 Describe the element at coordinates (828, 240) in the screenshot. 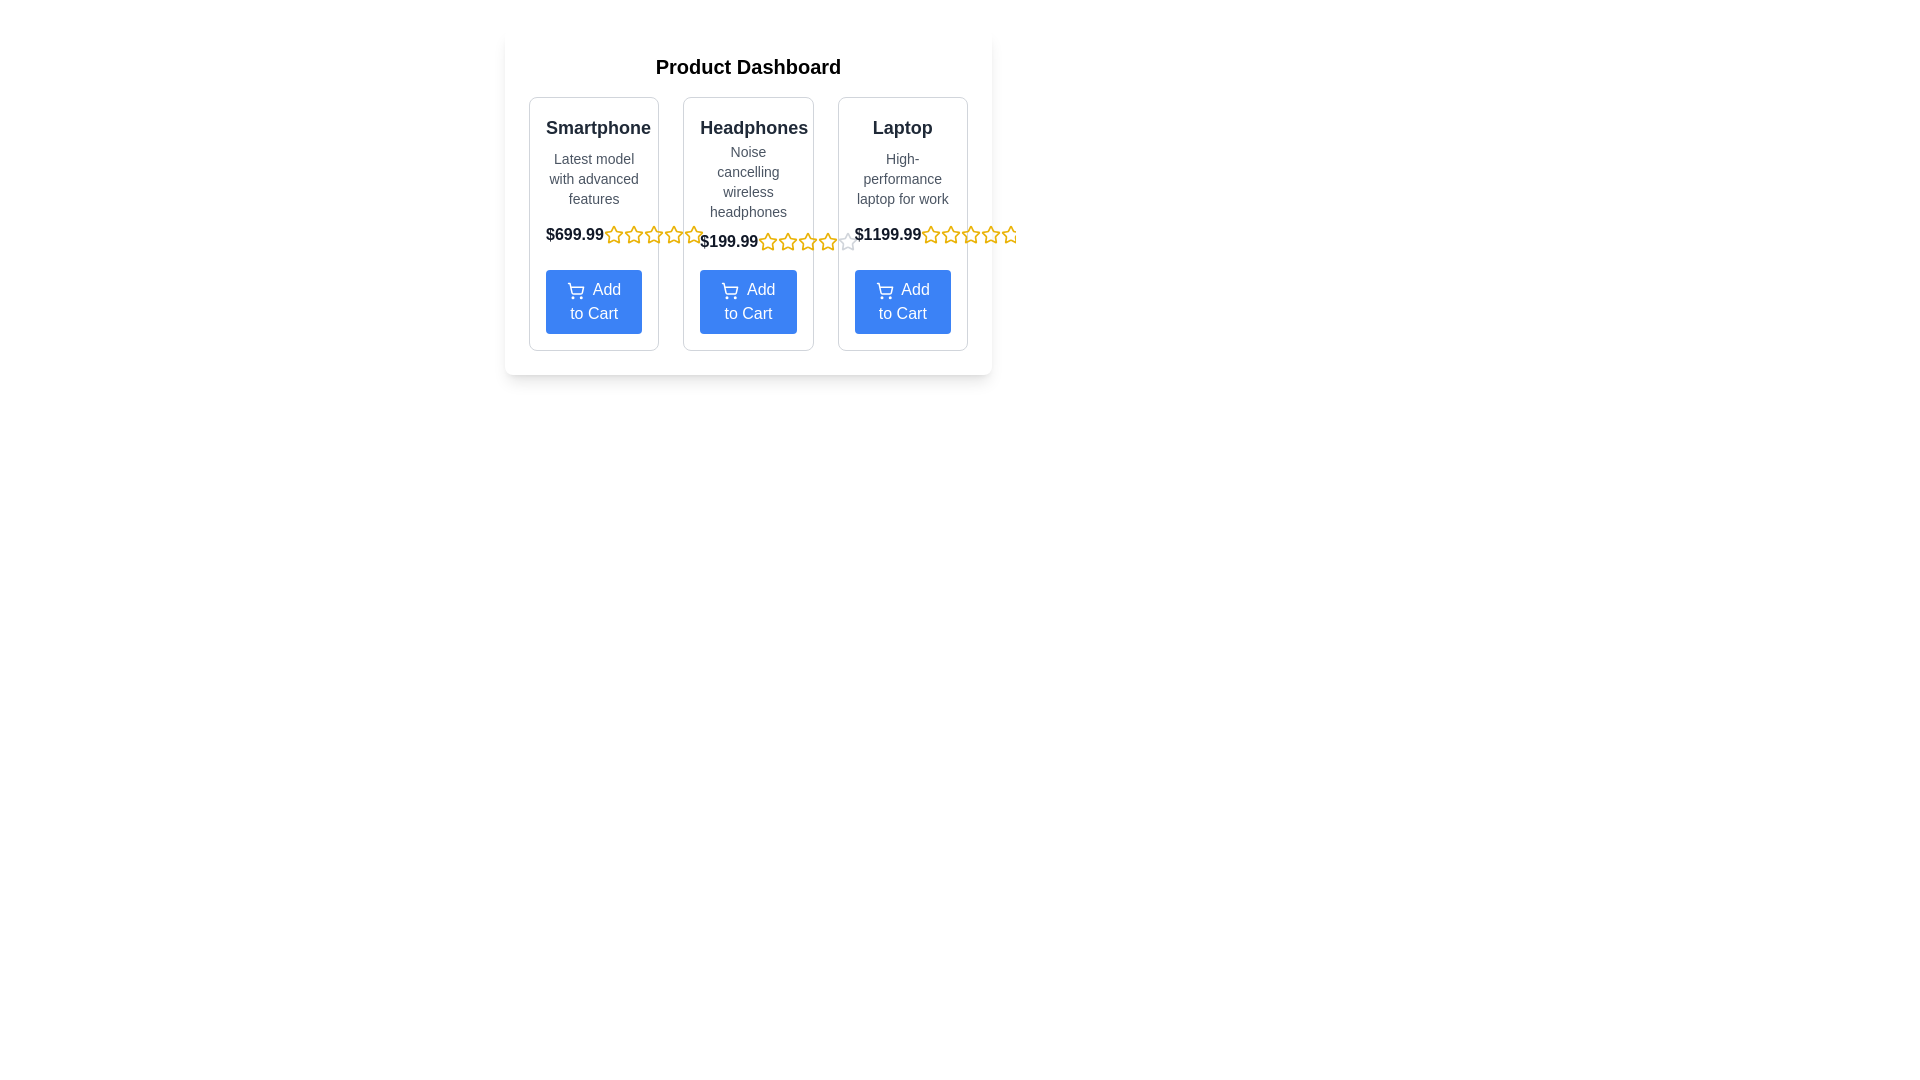

I see `the thirteenth yellow star icon in the rating system located below the price of the third product 'Laptop' in the product dashboard` at that location.